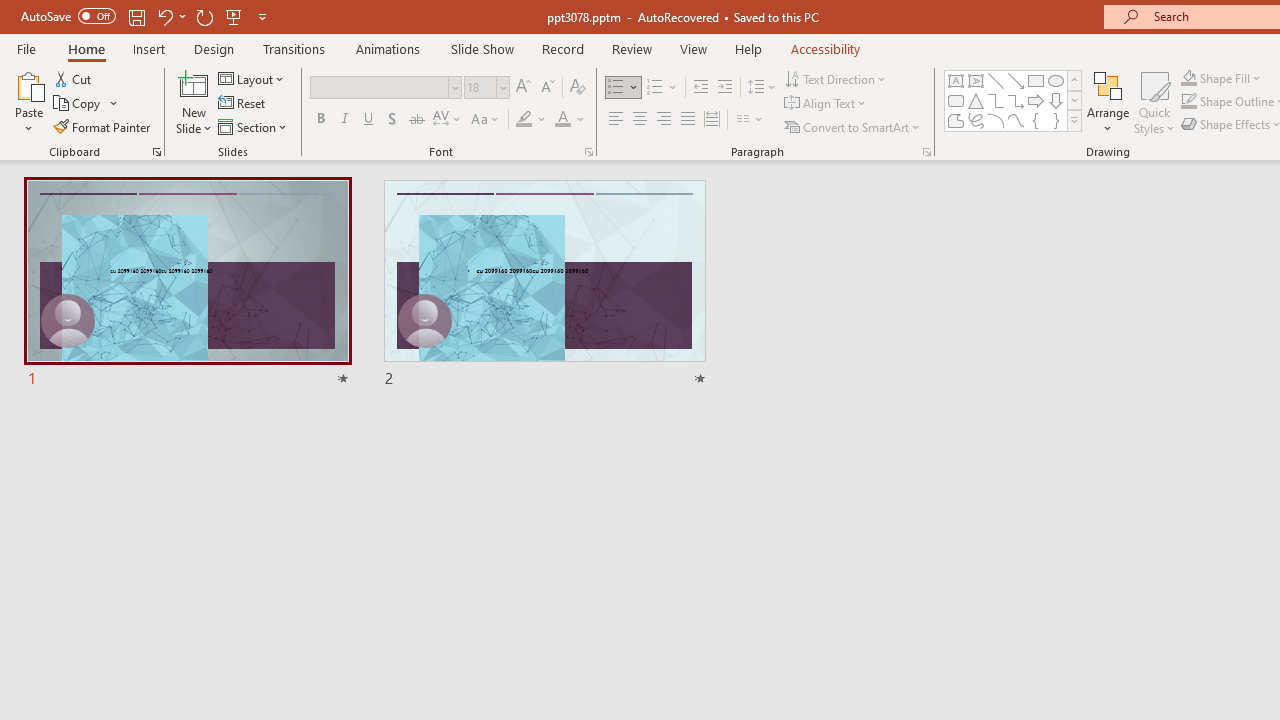 Image resolution: width=1280 pixels, height=720 pixels. What do you see at coordinates (826, 103) in the screenshot?
I see `'Align Text'` at bounding box center [826, 103].